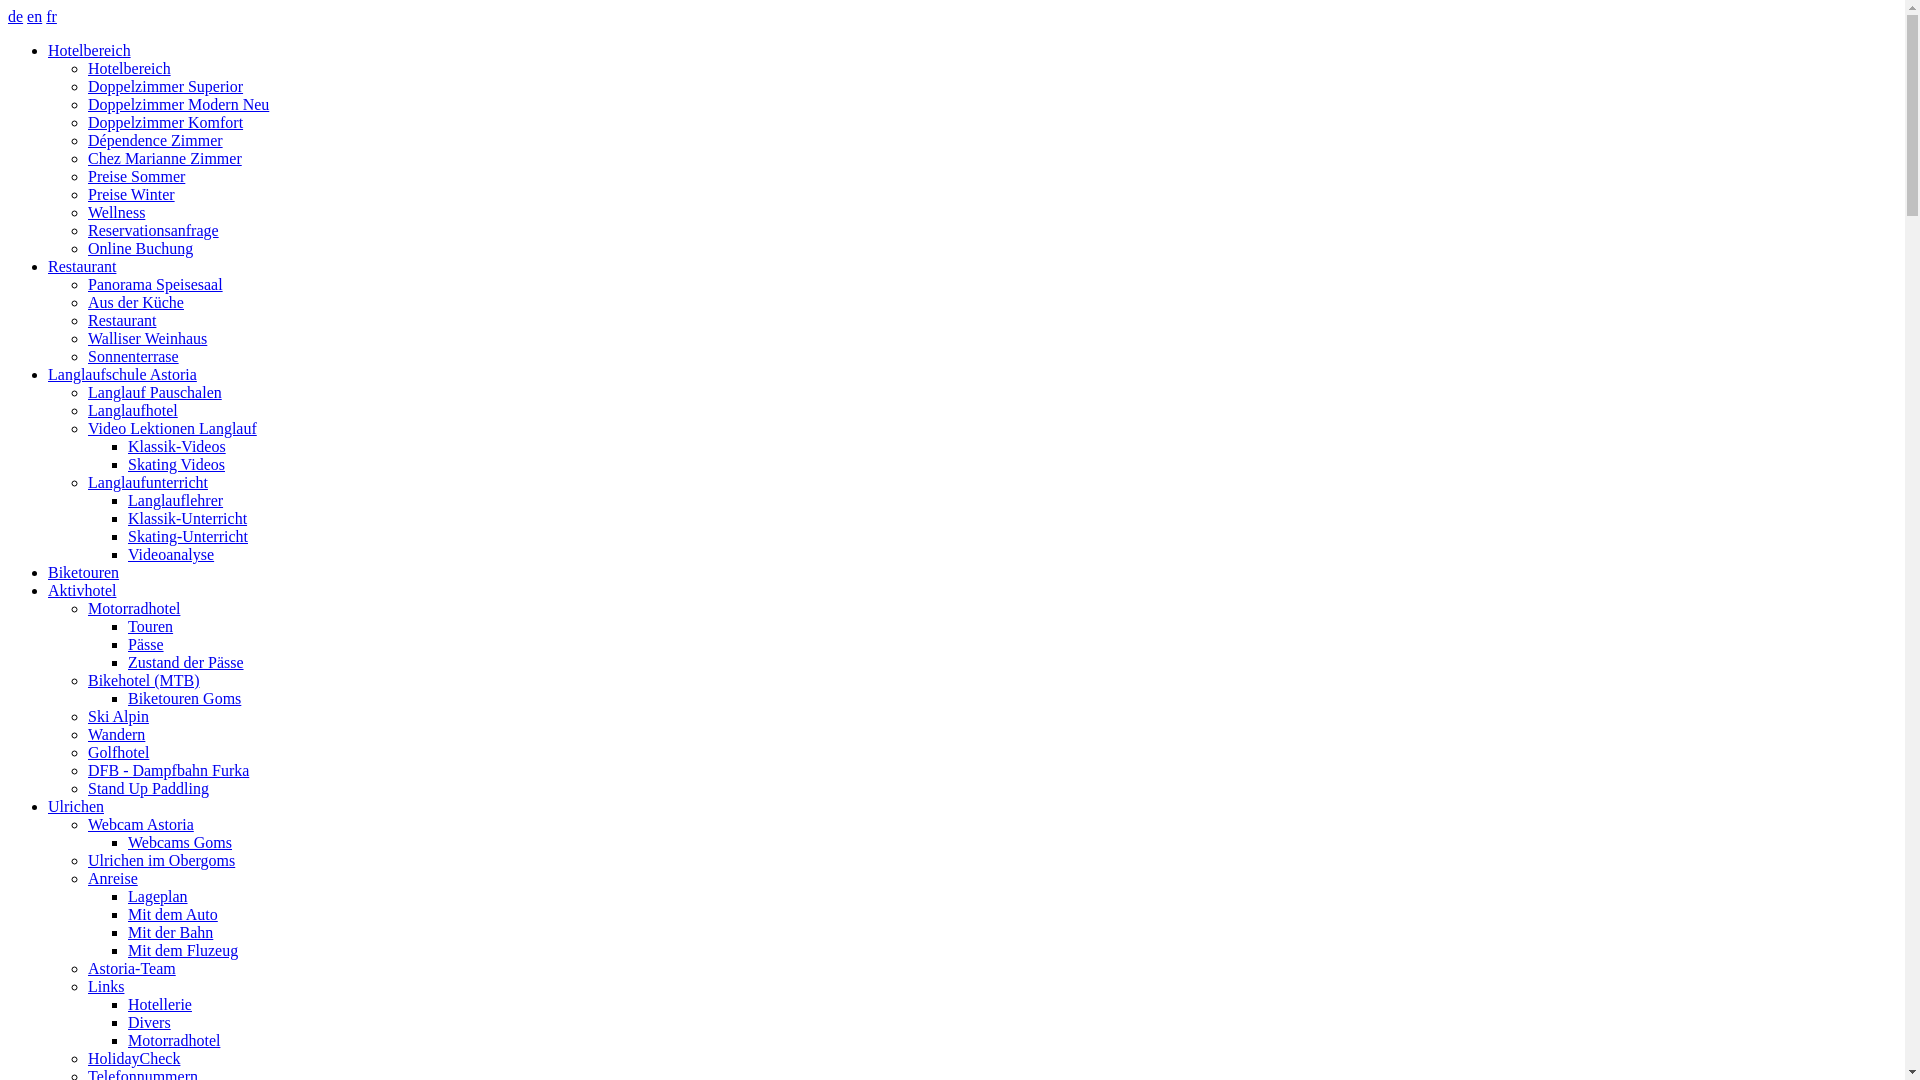 This screenshot has width=1920, height=1080. What do you see at coordinates (86, 715) in the screenshot?
I see `'Ski Alpin'` at bounding box center [86, 715].